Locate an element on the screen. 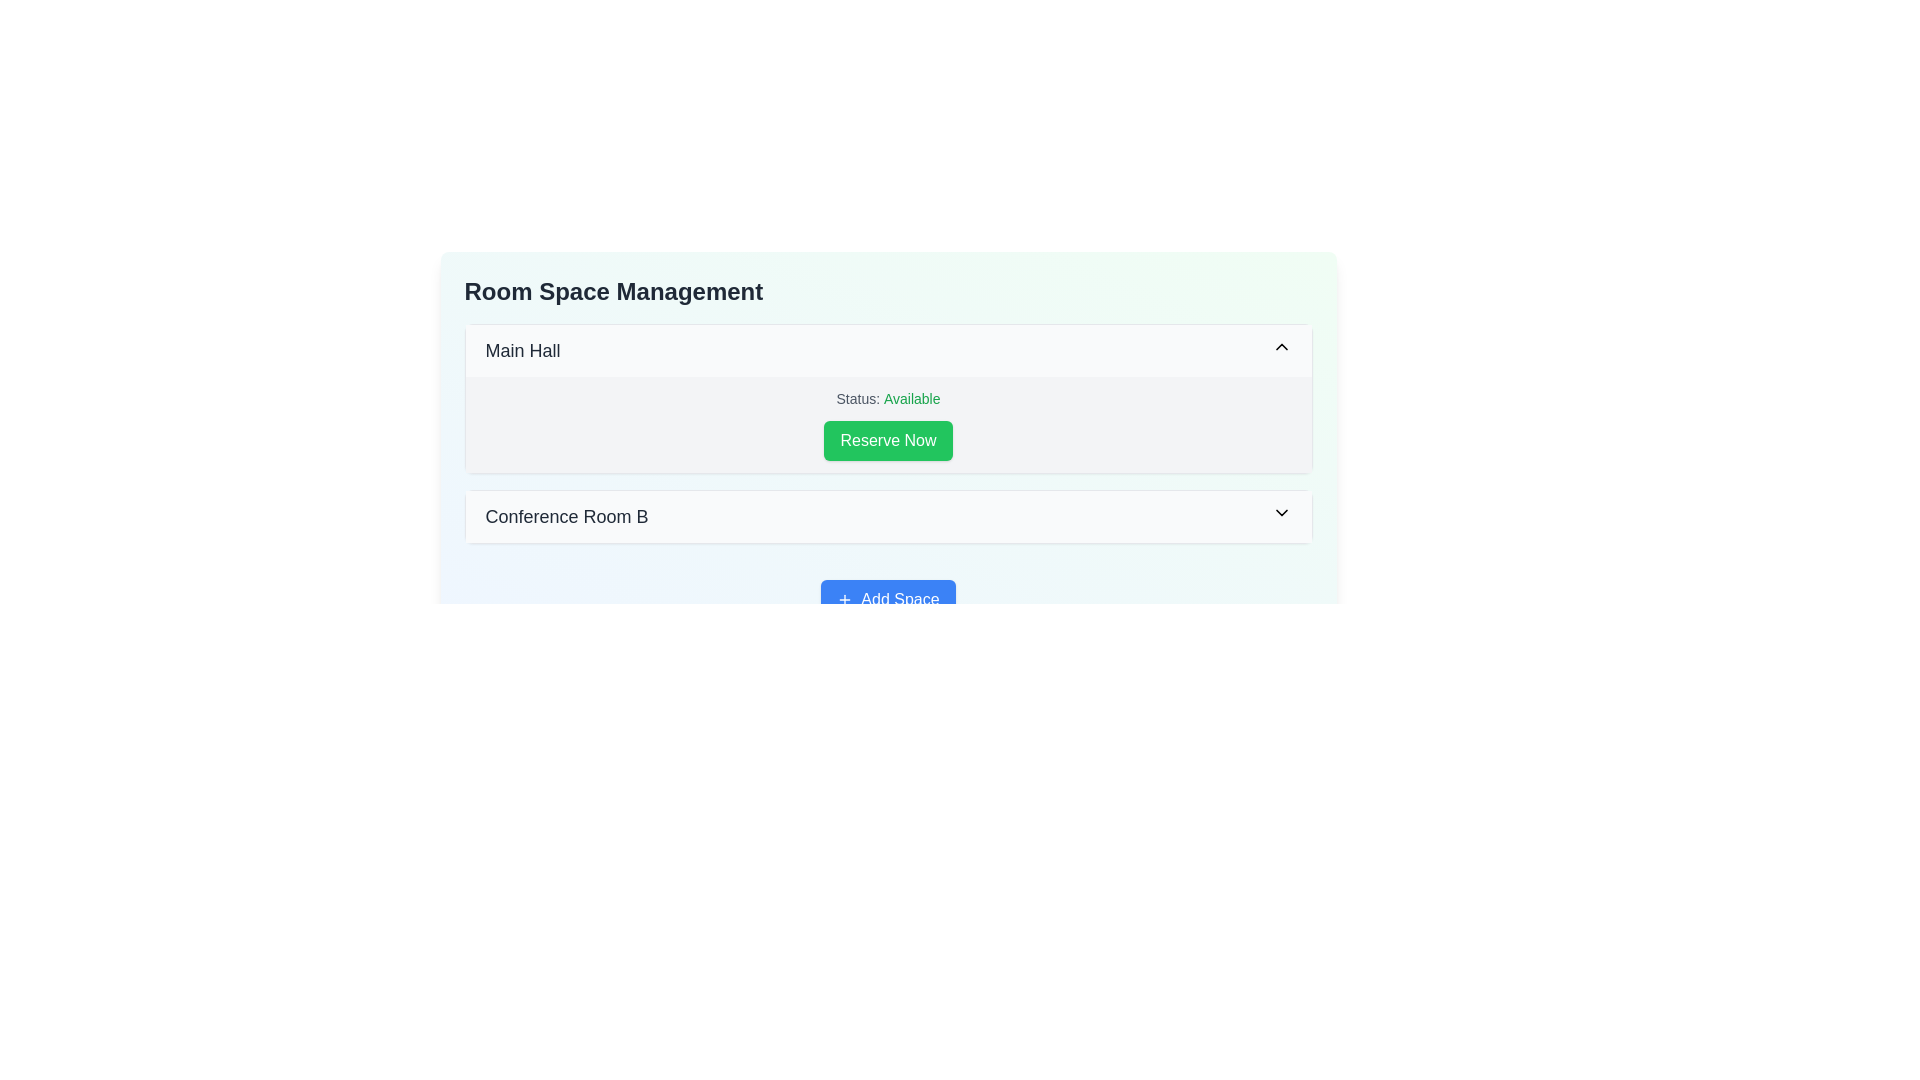  the dropdown menu item labeled 'Conference Room B' is located at coordinates (887, 515).